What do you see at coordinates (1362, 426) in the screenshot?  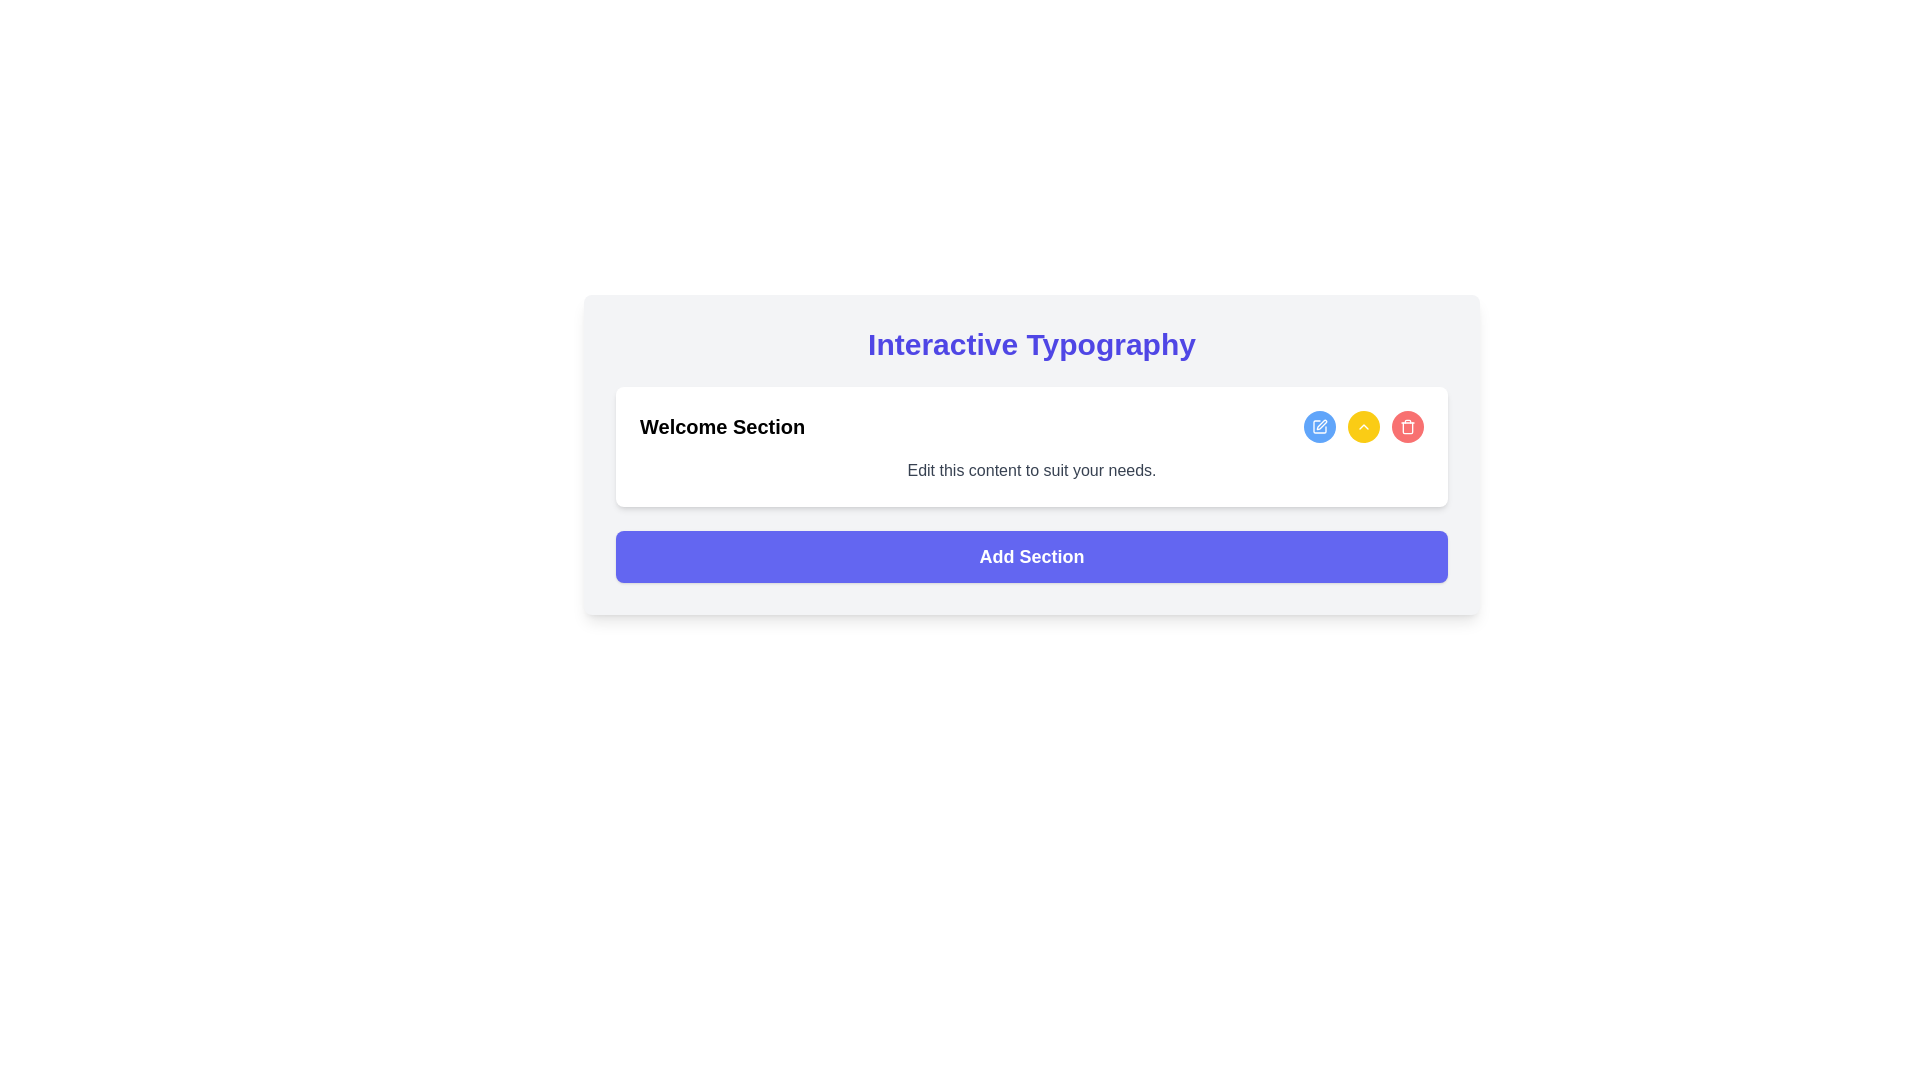 I see `the upward movement button located in the row of buttons below the 'Welcome Section' text` at bounding box center [1362, 426].